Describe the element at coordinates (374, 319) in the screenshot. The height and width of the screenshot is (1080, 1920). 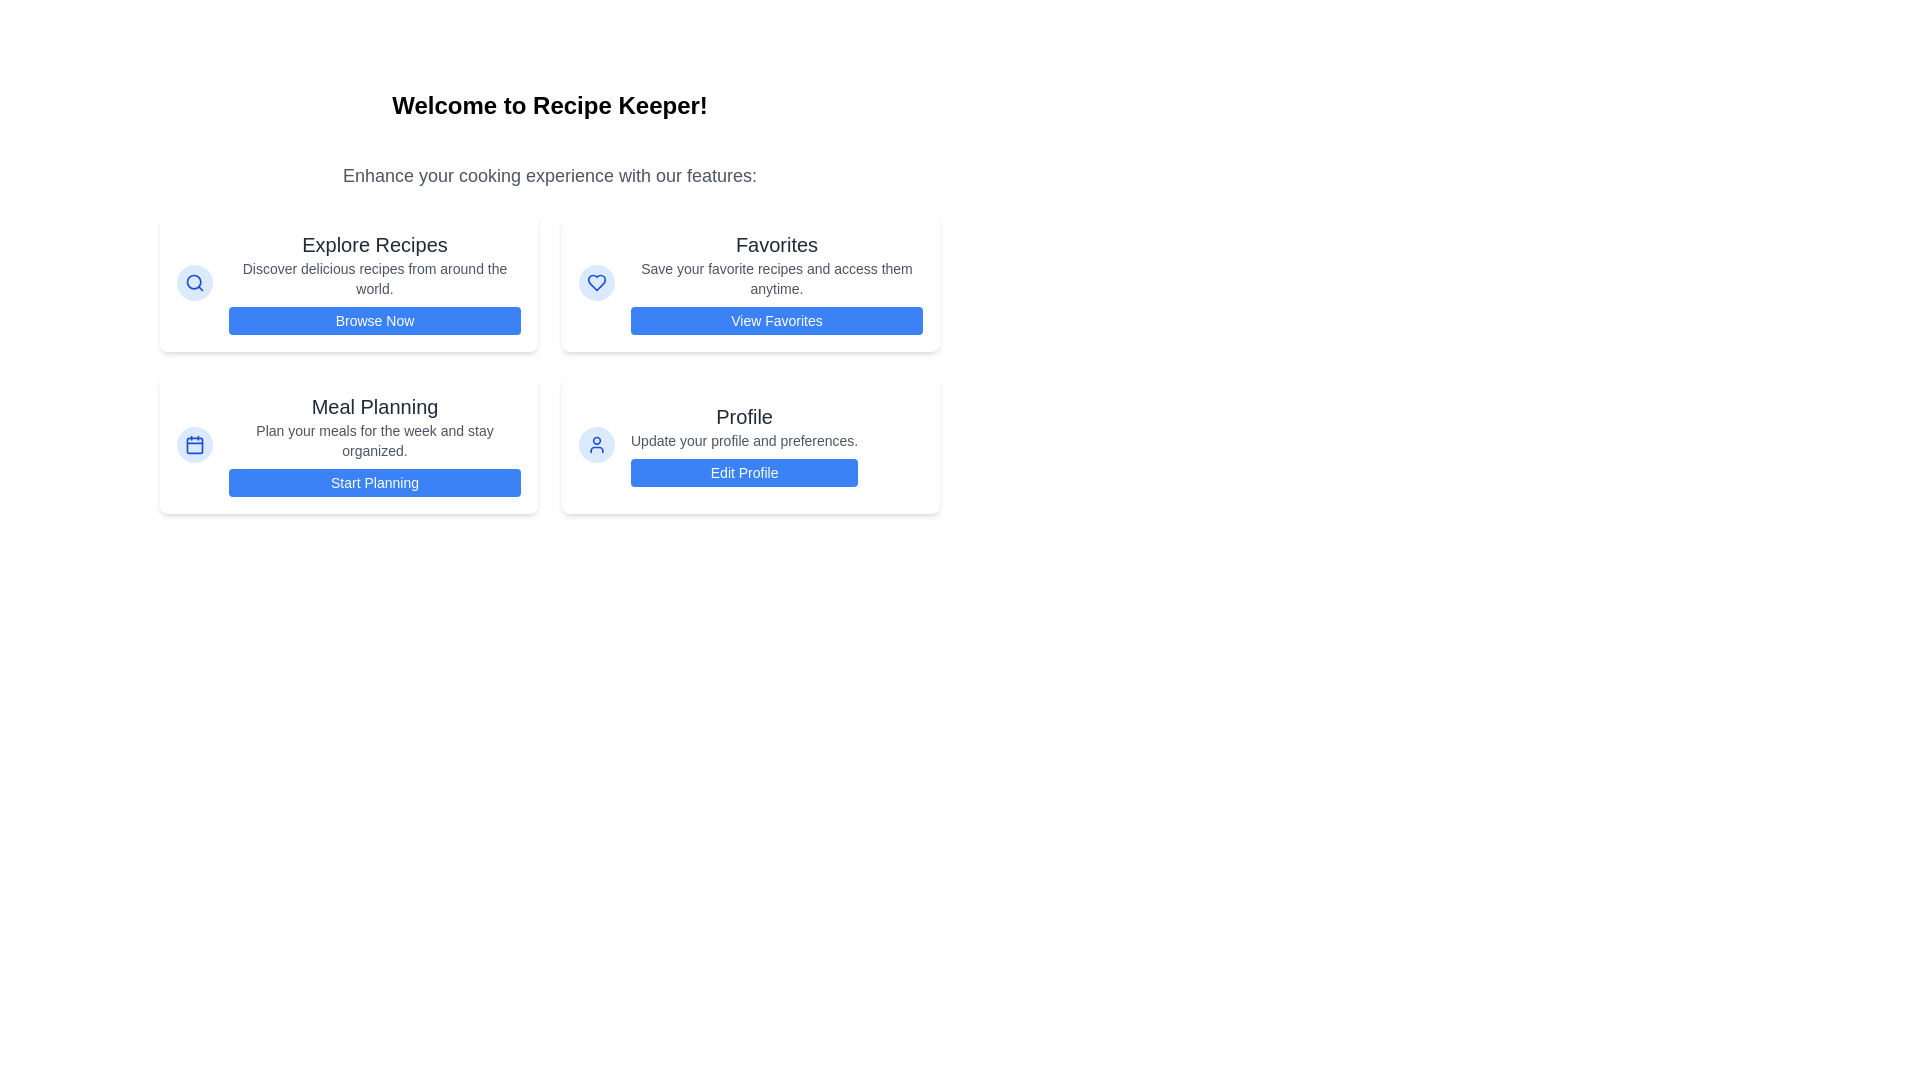
I see `the 'Browse Now' button which is a blue rectangular button with white text, located below the descriptive text block in the left section of the interface` at that location.